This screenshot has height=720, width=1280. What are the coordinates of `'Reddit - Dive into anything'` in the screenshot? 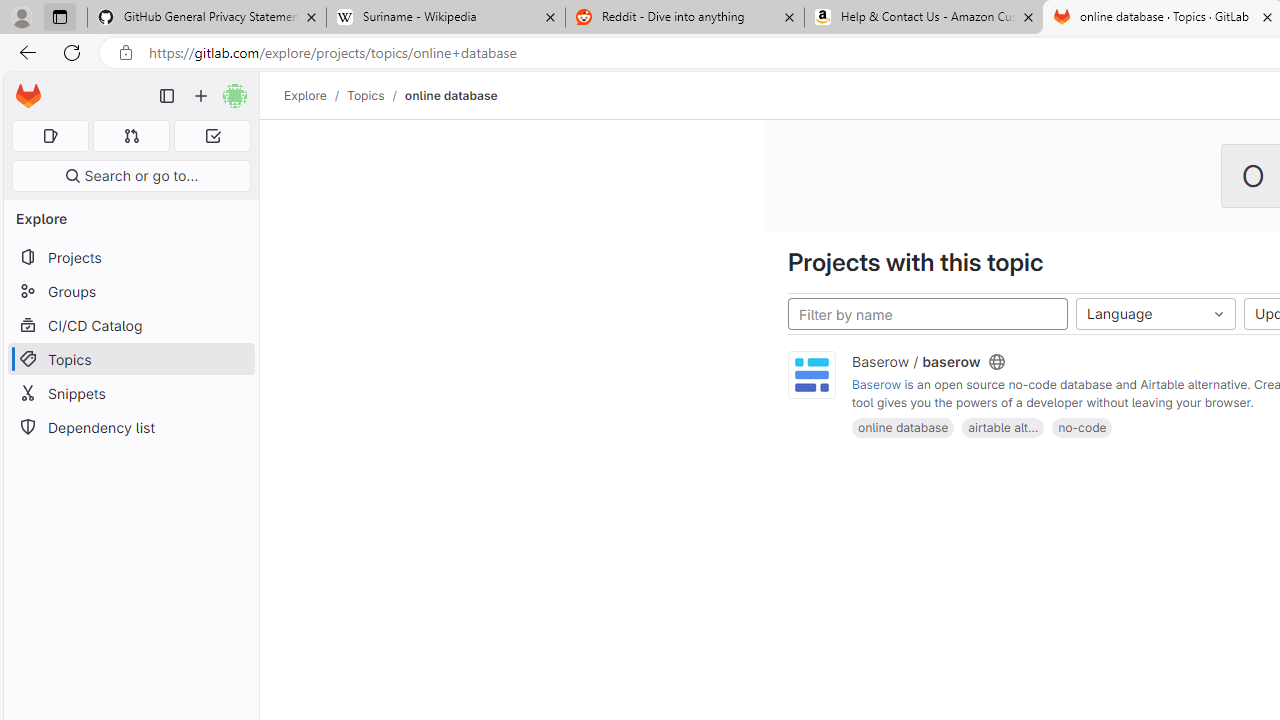 It's located at (684, 17).